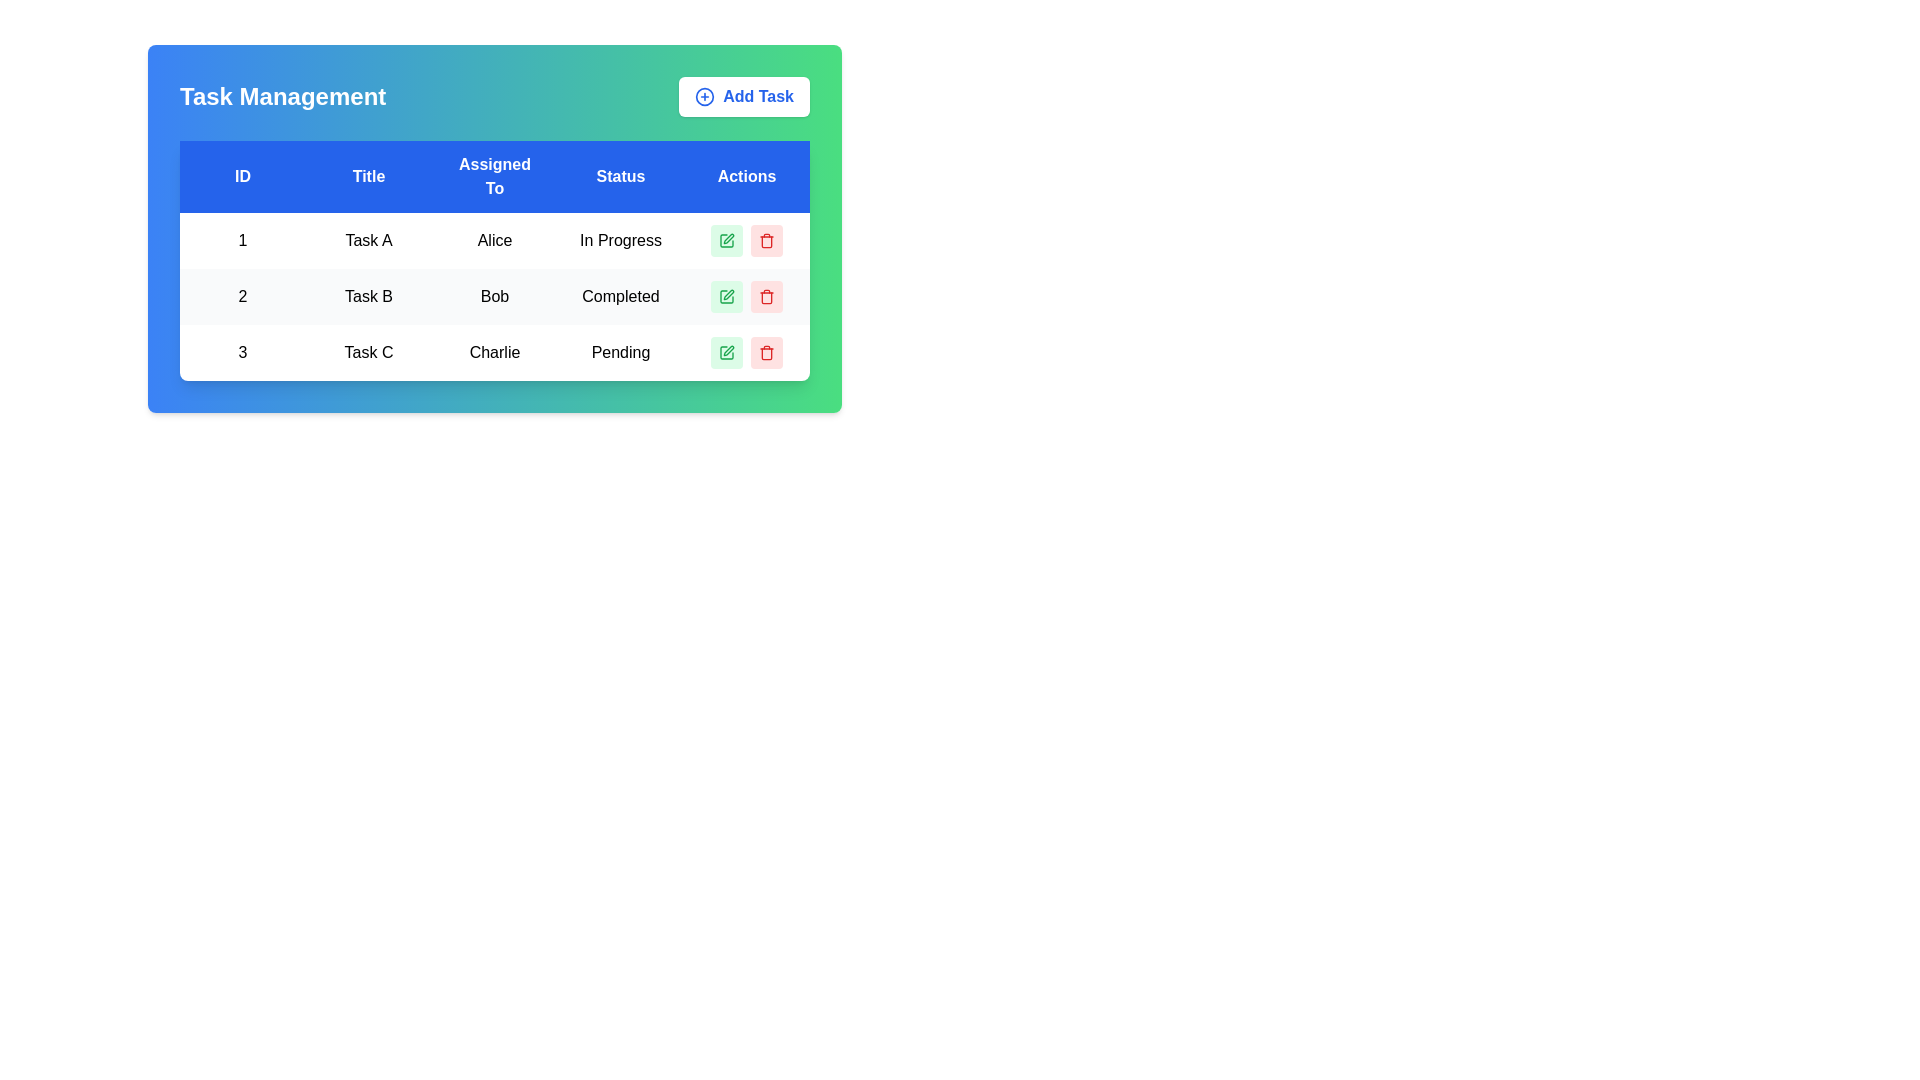 Image resolution: width=1920 pixels, height=1080 pixels. Describe the element at coordinates (725, 352) in the screenshot. I see `the 'Edit' button located in the 'Actions' column of the third row for the task titled 'Task C'` at that location.